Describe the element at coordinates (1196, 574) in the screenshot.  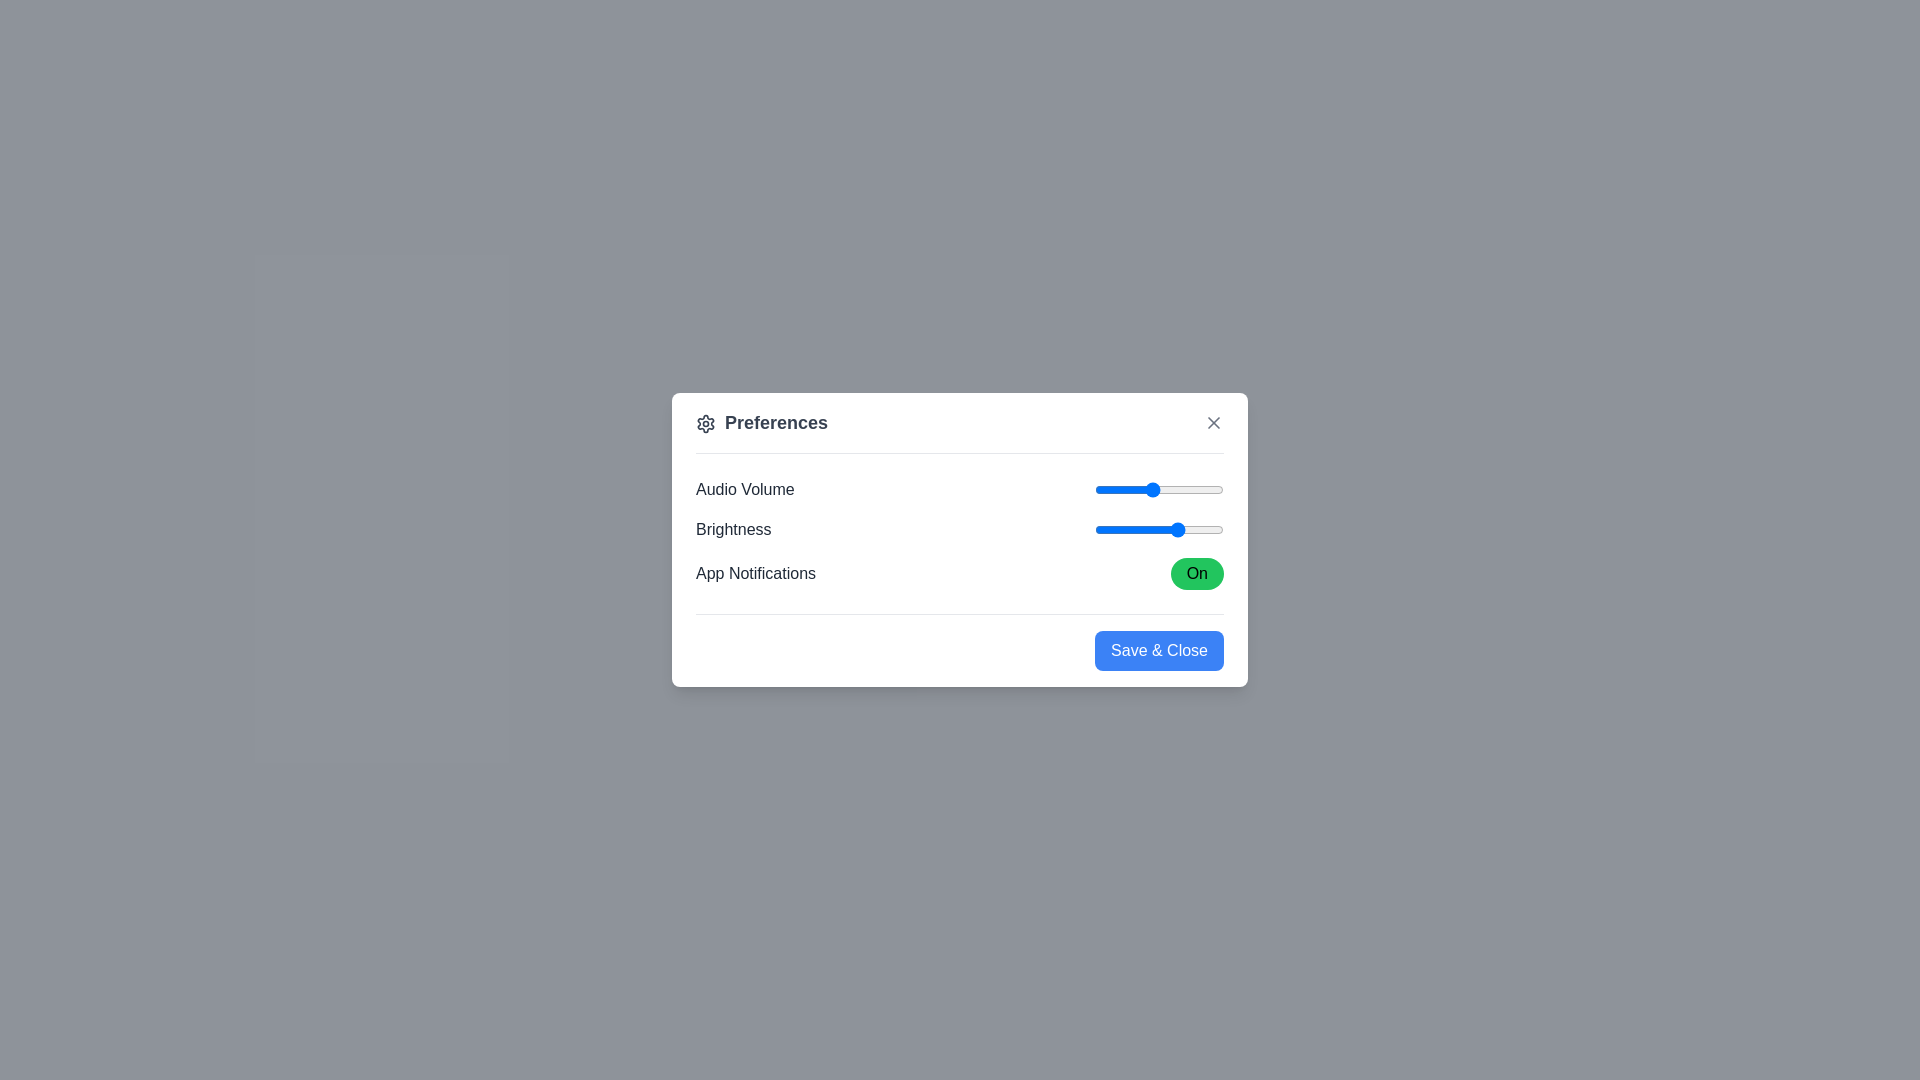
I see `the 'App Notifications' toggle switch to change its state` at that location.